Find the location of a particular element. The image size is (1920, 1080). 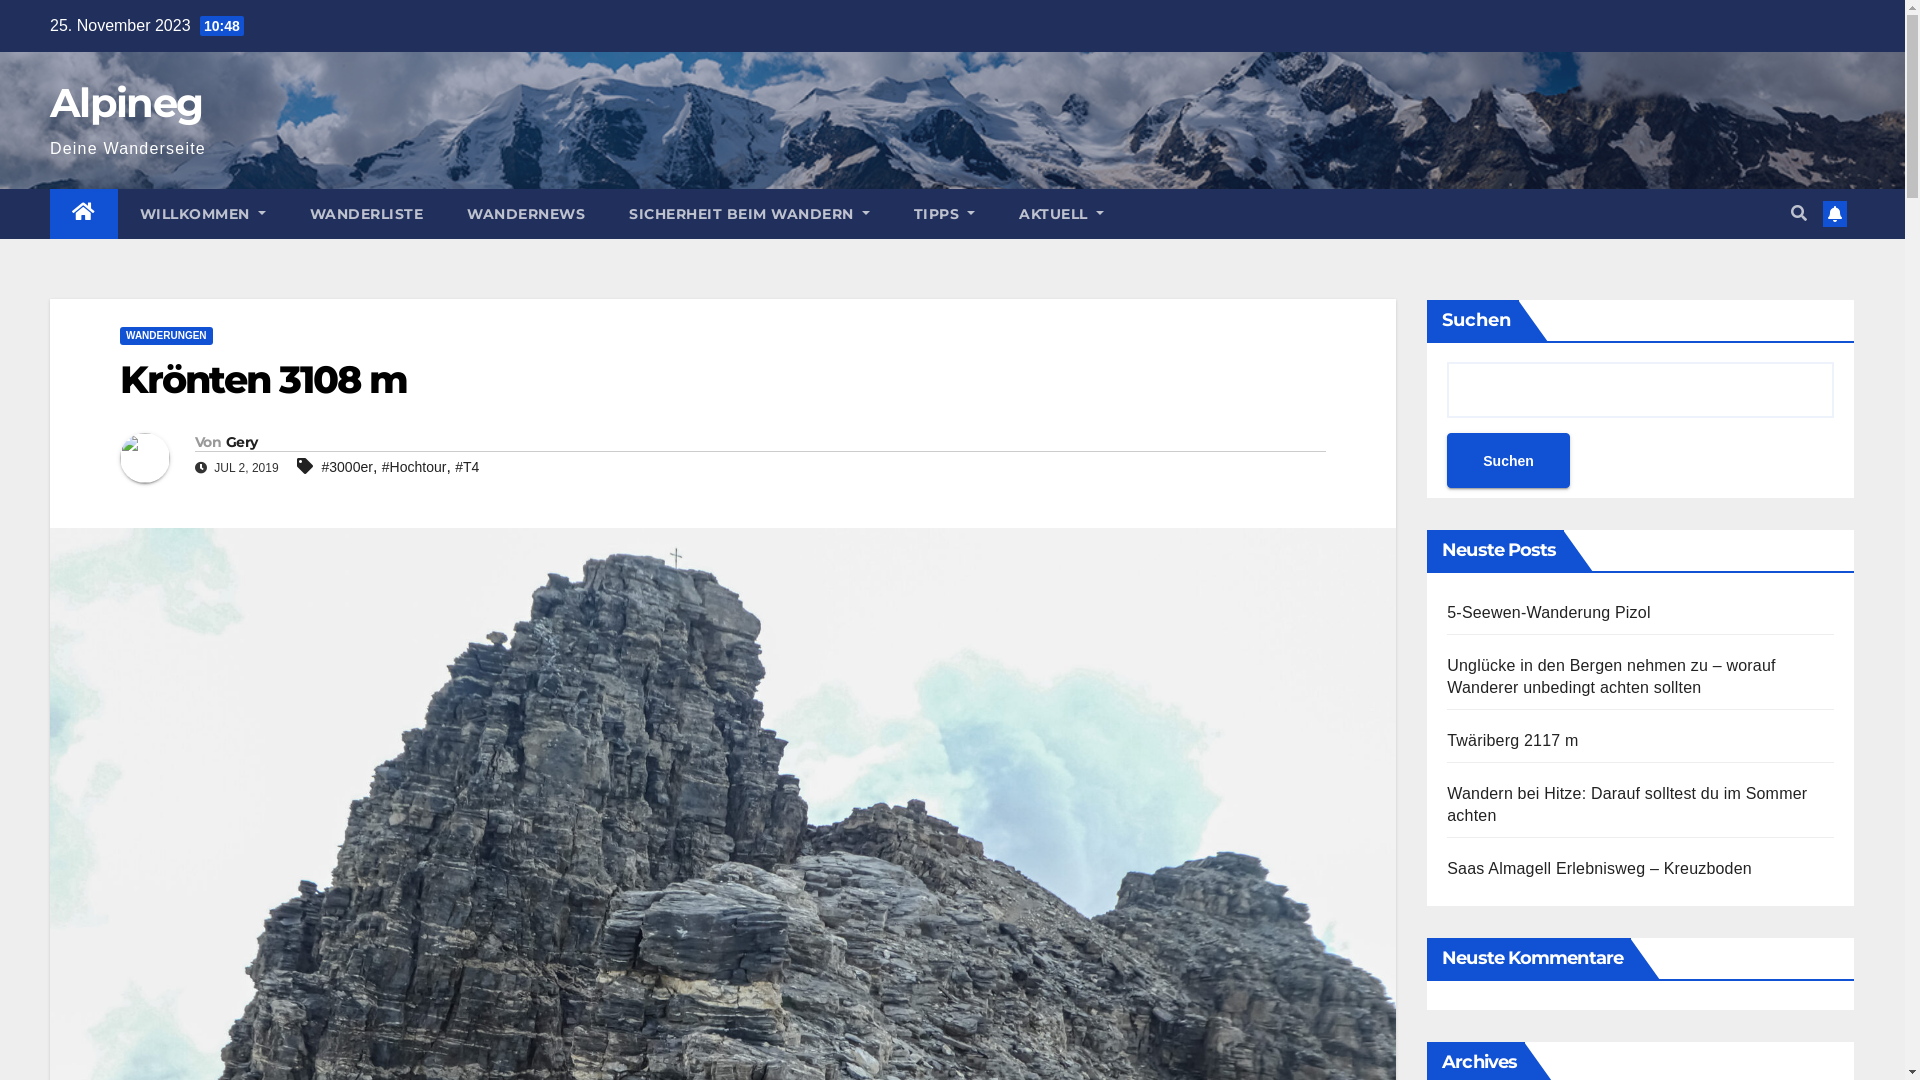

'WANDERNEWS' is located at coordinates (526, 213).